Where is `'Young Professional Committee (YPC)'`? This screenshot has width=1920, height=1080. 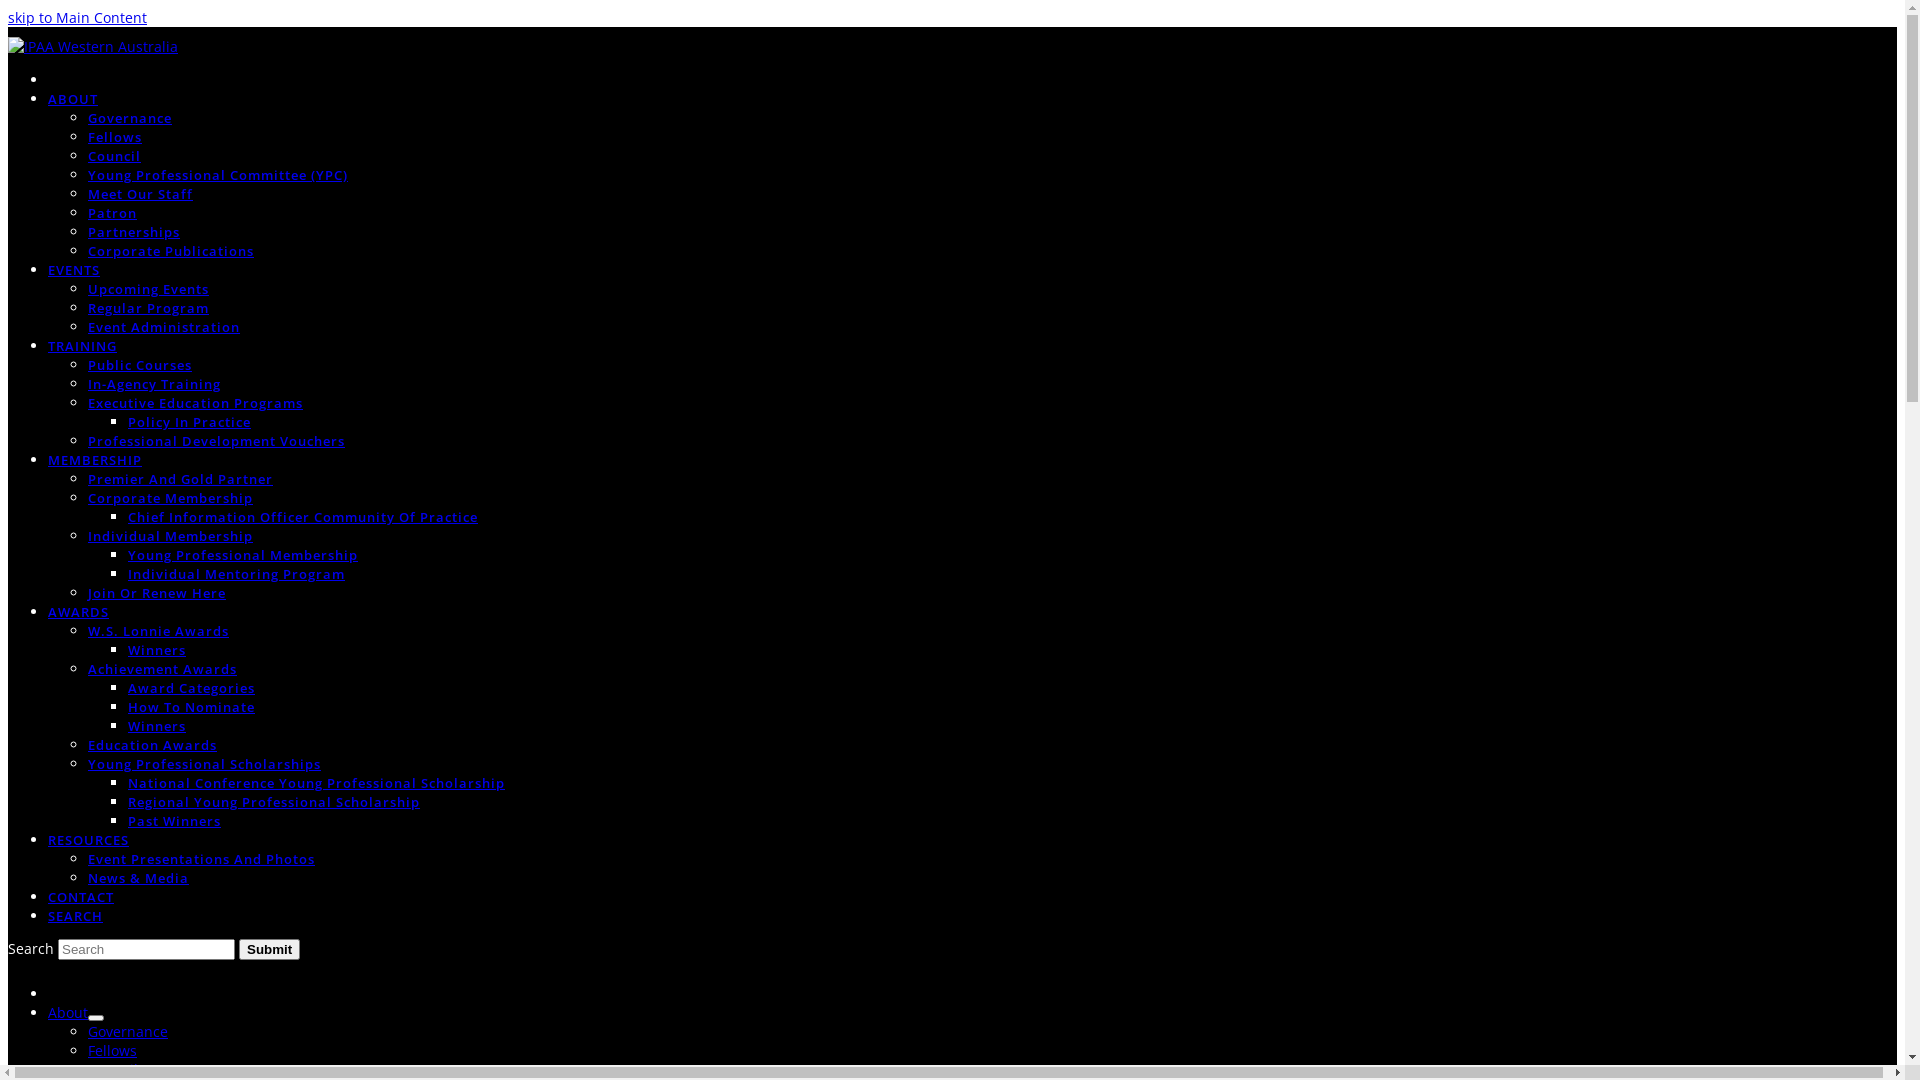
'Young Professional Committee (YPC)' is located at coordinates (86, 173).